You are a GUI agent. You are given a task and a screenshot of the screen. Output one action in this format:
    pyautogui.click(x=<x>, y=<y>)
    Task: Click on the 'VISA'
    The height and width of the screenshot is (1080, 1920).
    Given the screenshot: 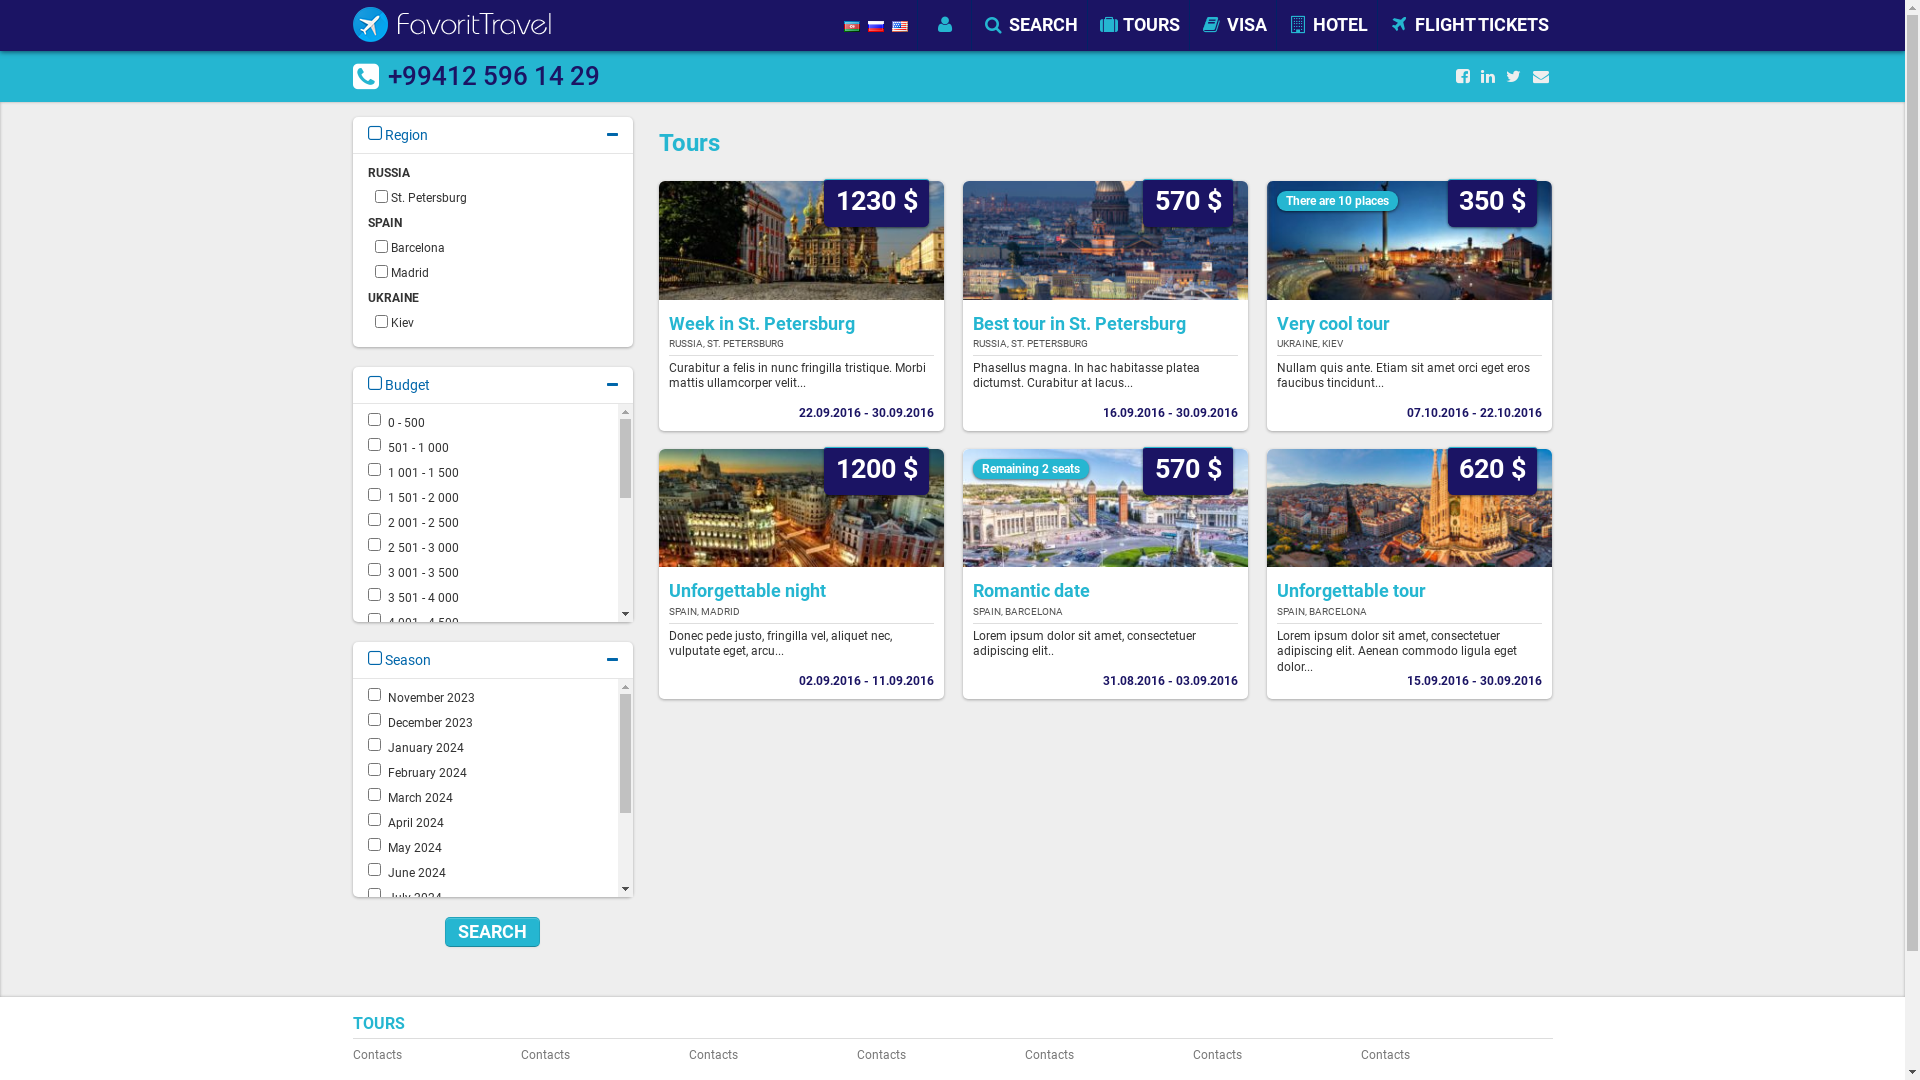 What is the action you would take?
    pyautogui.click(x=1195, y=24)
    